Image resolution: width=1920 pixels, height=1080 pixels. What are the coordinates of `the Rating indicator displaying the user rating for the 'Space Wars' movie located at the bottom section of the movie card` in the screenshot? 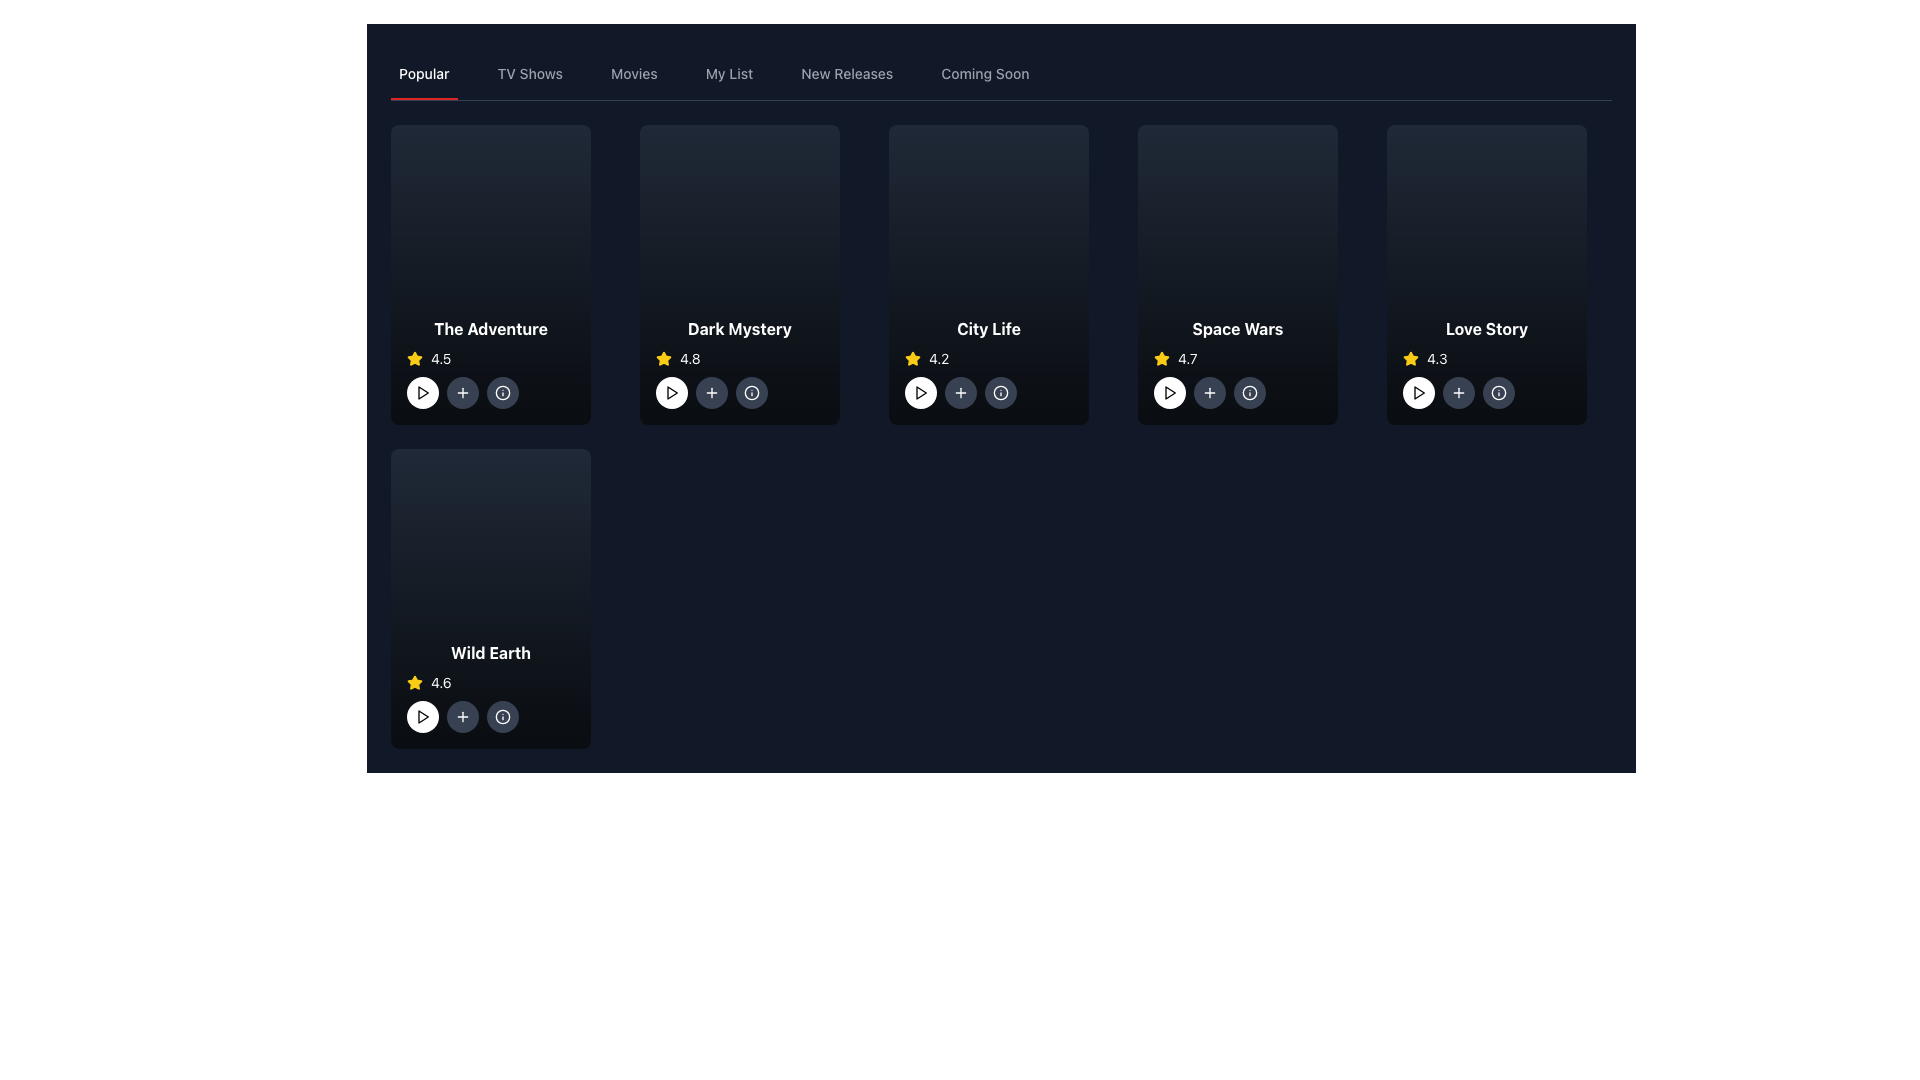 It's located at (1237, 357).